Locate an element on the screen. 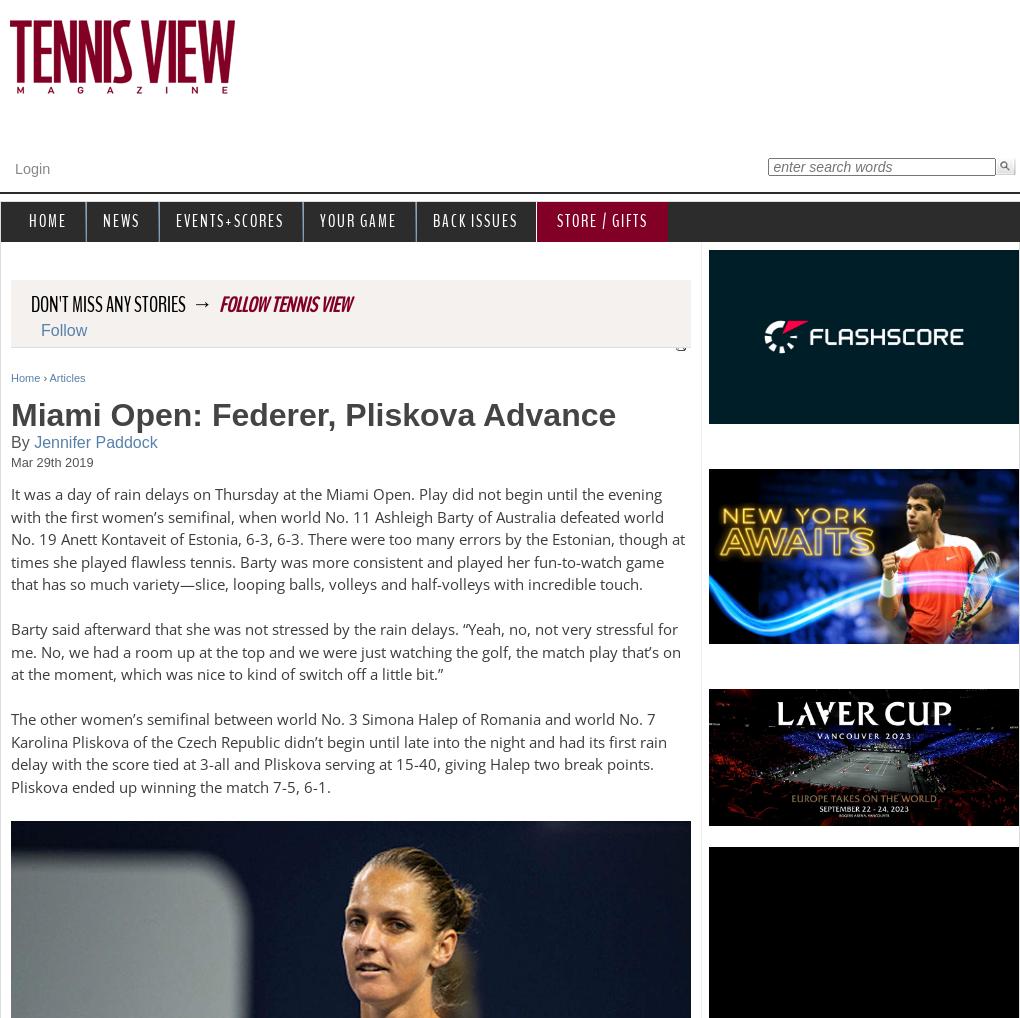 The height and width of the screenshot is (1018, 1020). '-1' is located at coordinates (319, 785).